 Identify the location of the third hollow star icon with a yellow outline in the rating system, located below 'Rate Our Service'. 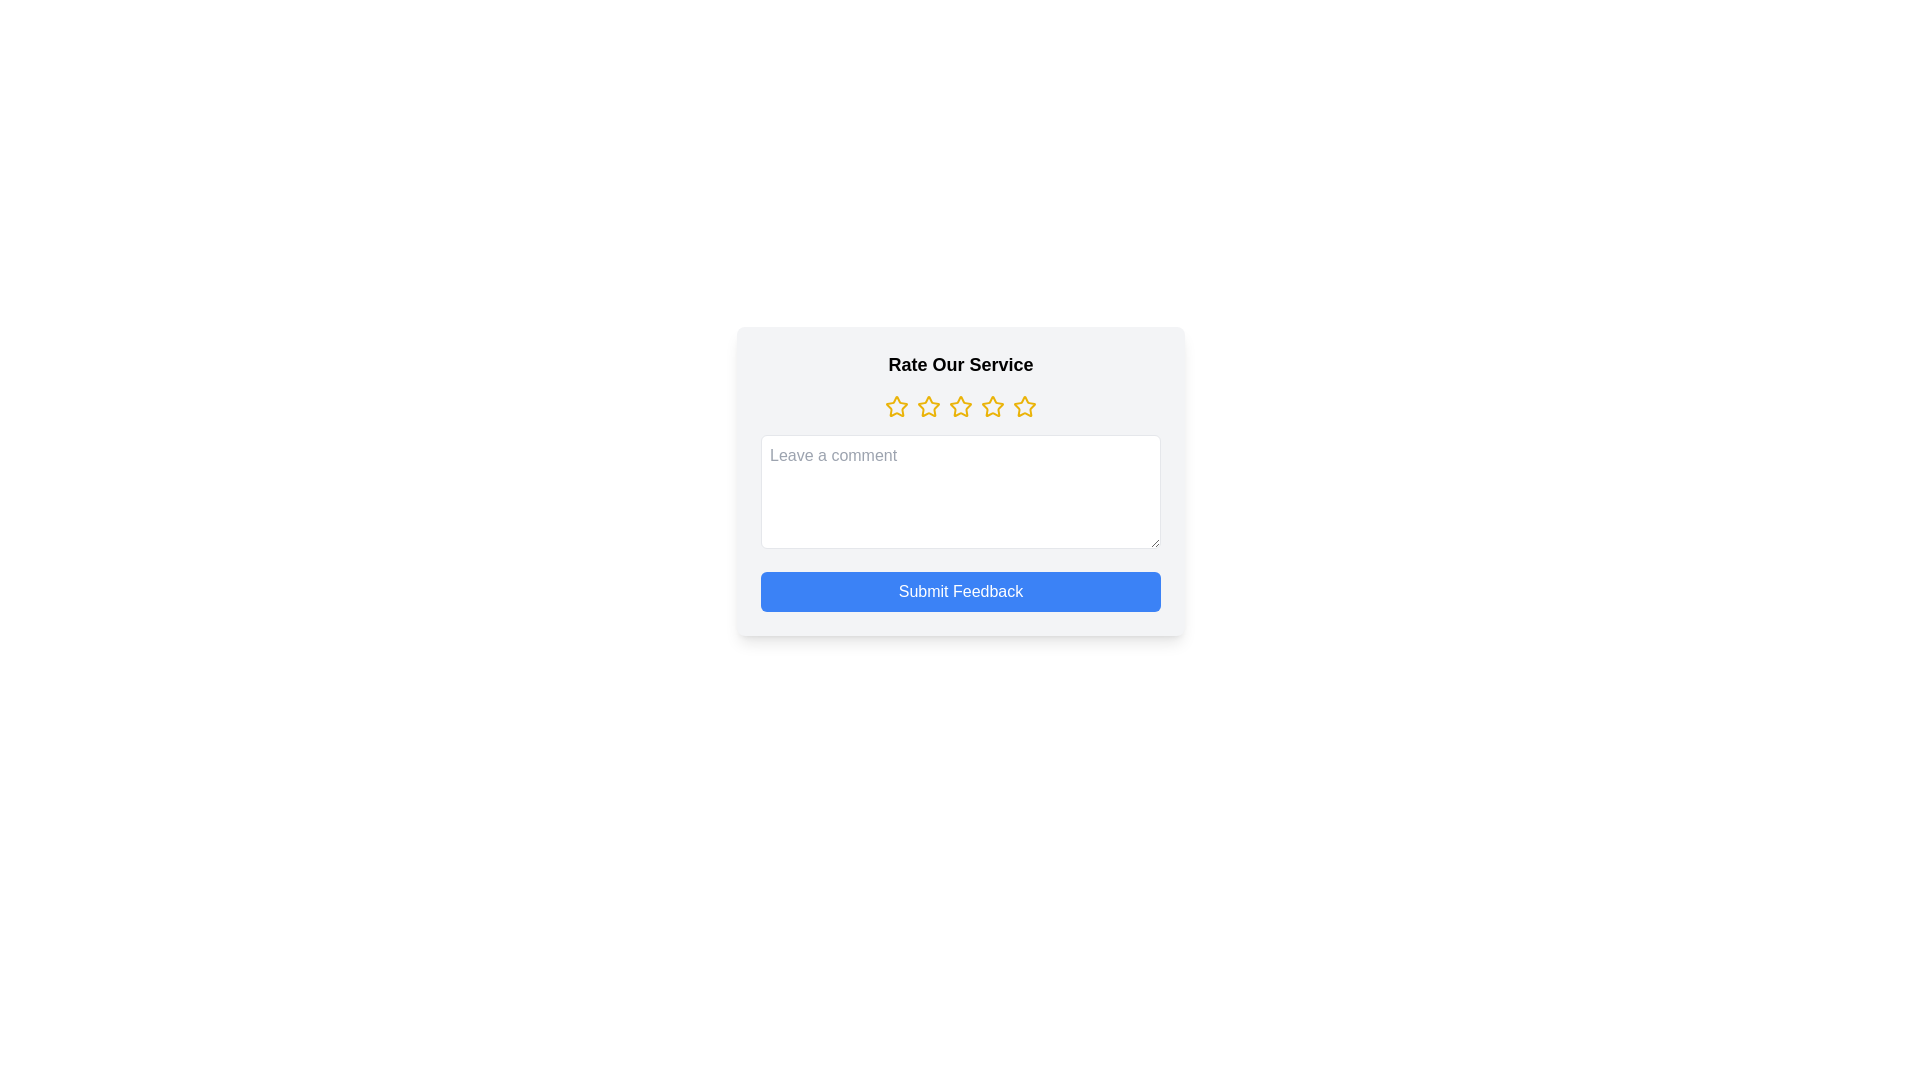
(993, 405).